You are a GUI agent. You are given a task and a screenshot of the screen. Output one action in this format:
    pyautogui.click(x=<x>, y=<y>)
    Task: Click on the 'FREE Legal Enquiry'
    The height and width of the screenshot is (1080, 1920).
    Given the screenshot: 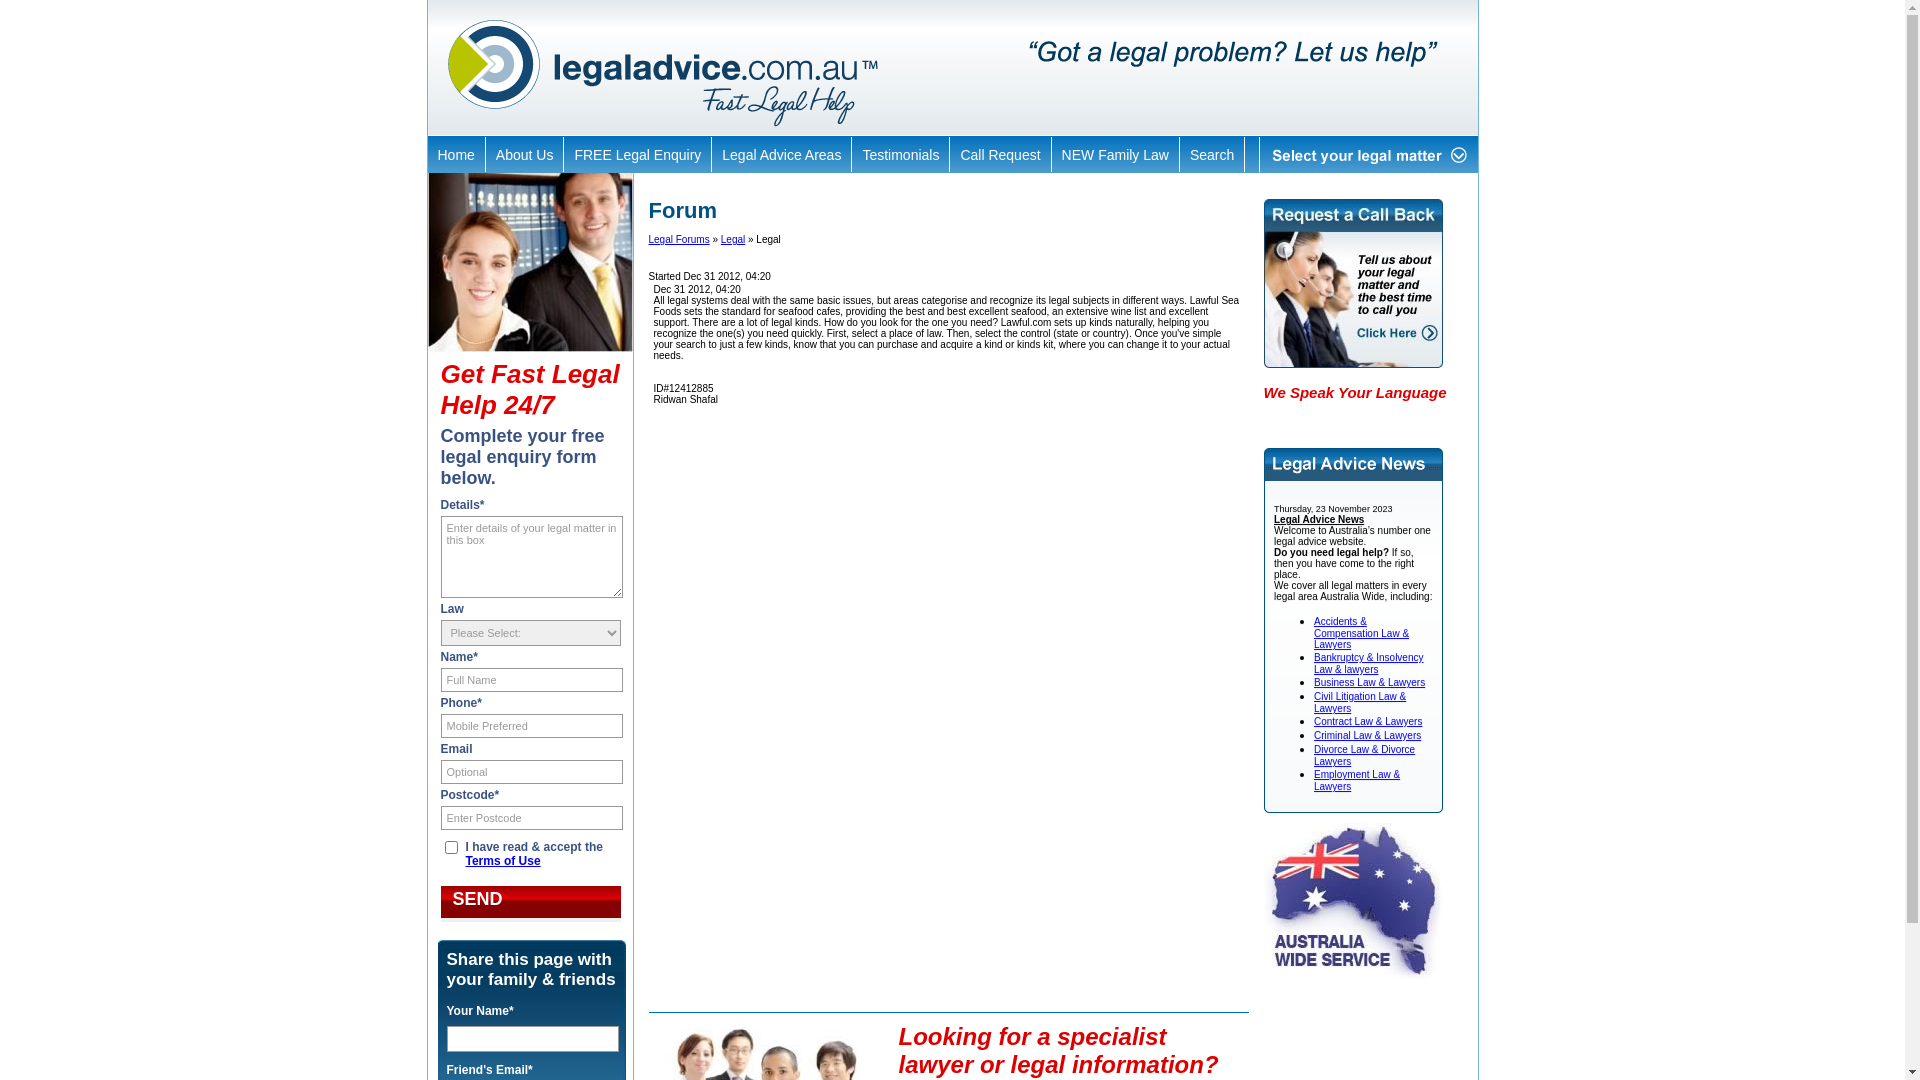 What is the action you would take?
    pyautogui.click(x=636, y=153)
    